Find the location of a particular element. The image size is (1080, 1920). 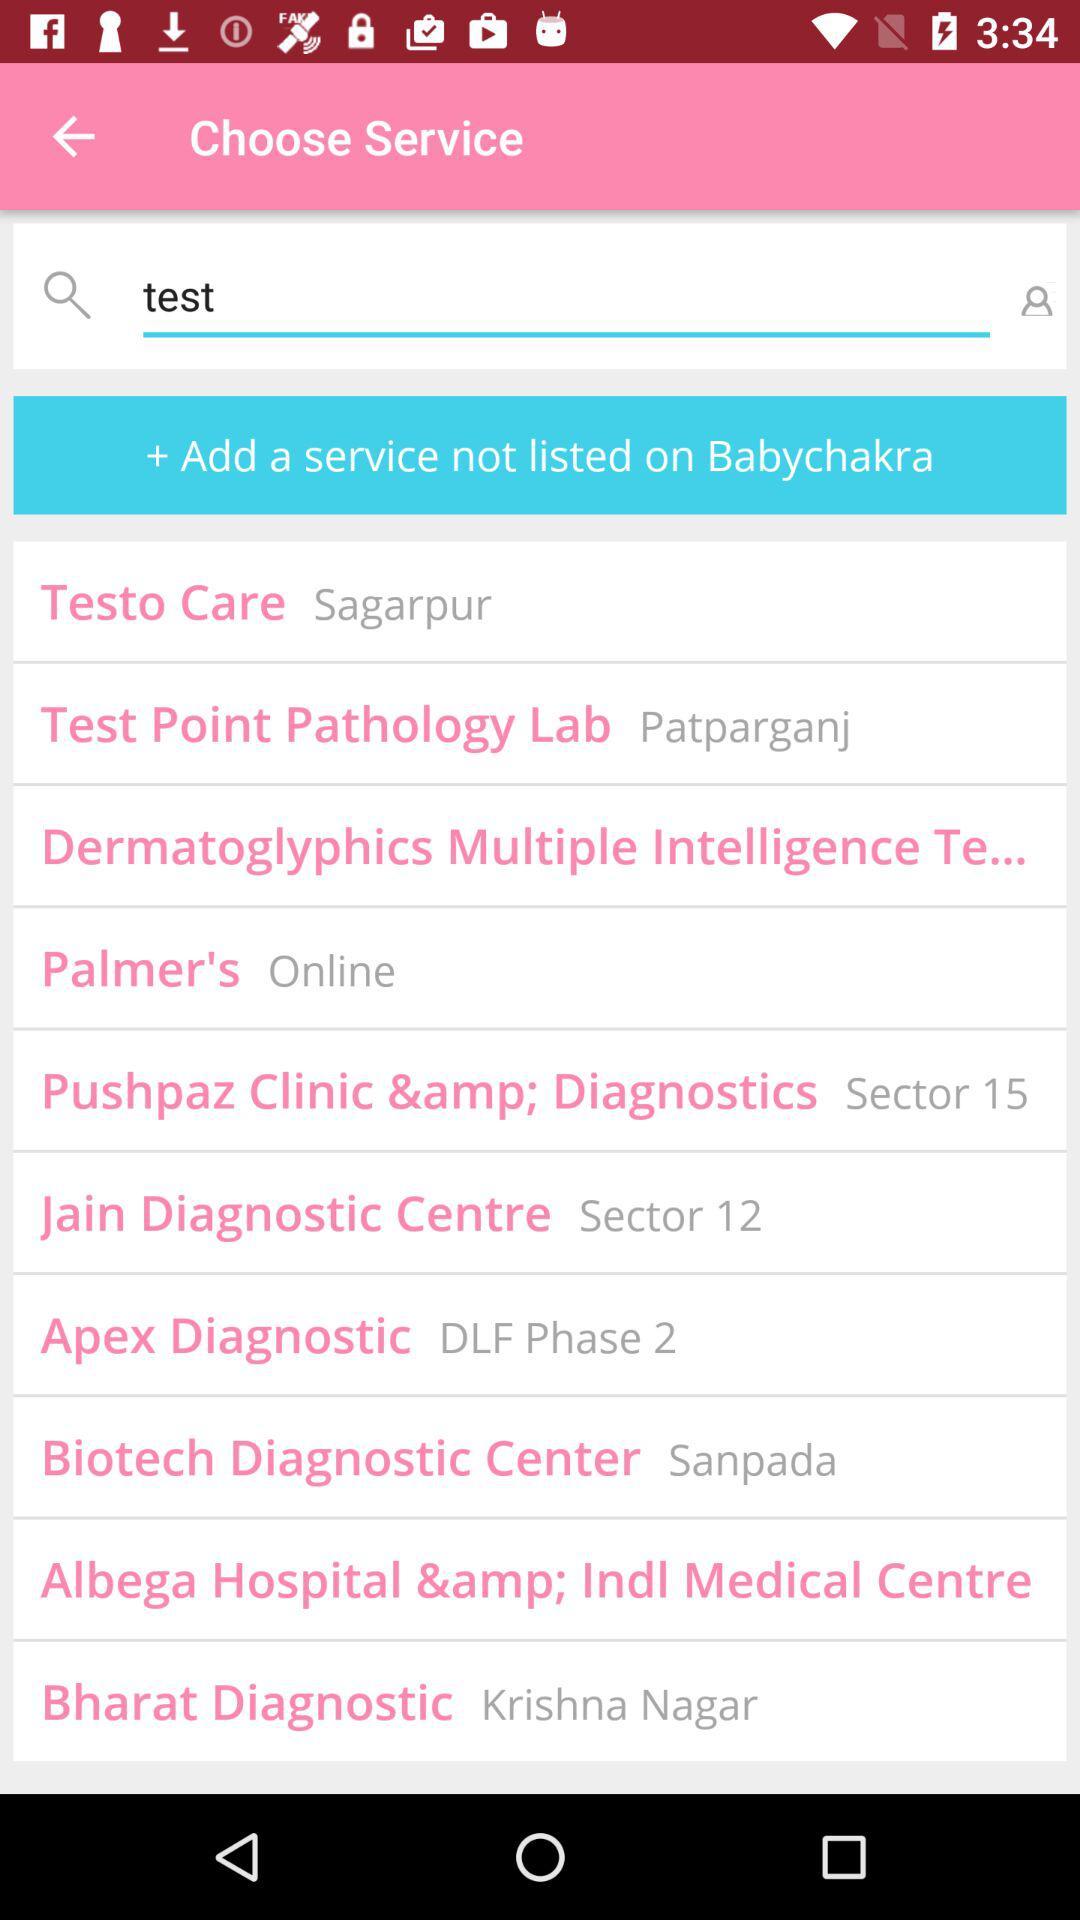

the sector 12 is located at coordinates (670, 1213).